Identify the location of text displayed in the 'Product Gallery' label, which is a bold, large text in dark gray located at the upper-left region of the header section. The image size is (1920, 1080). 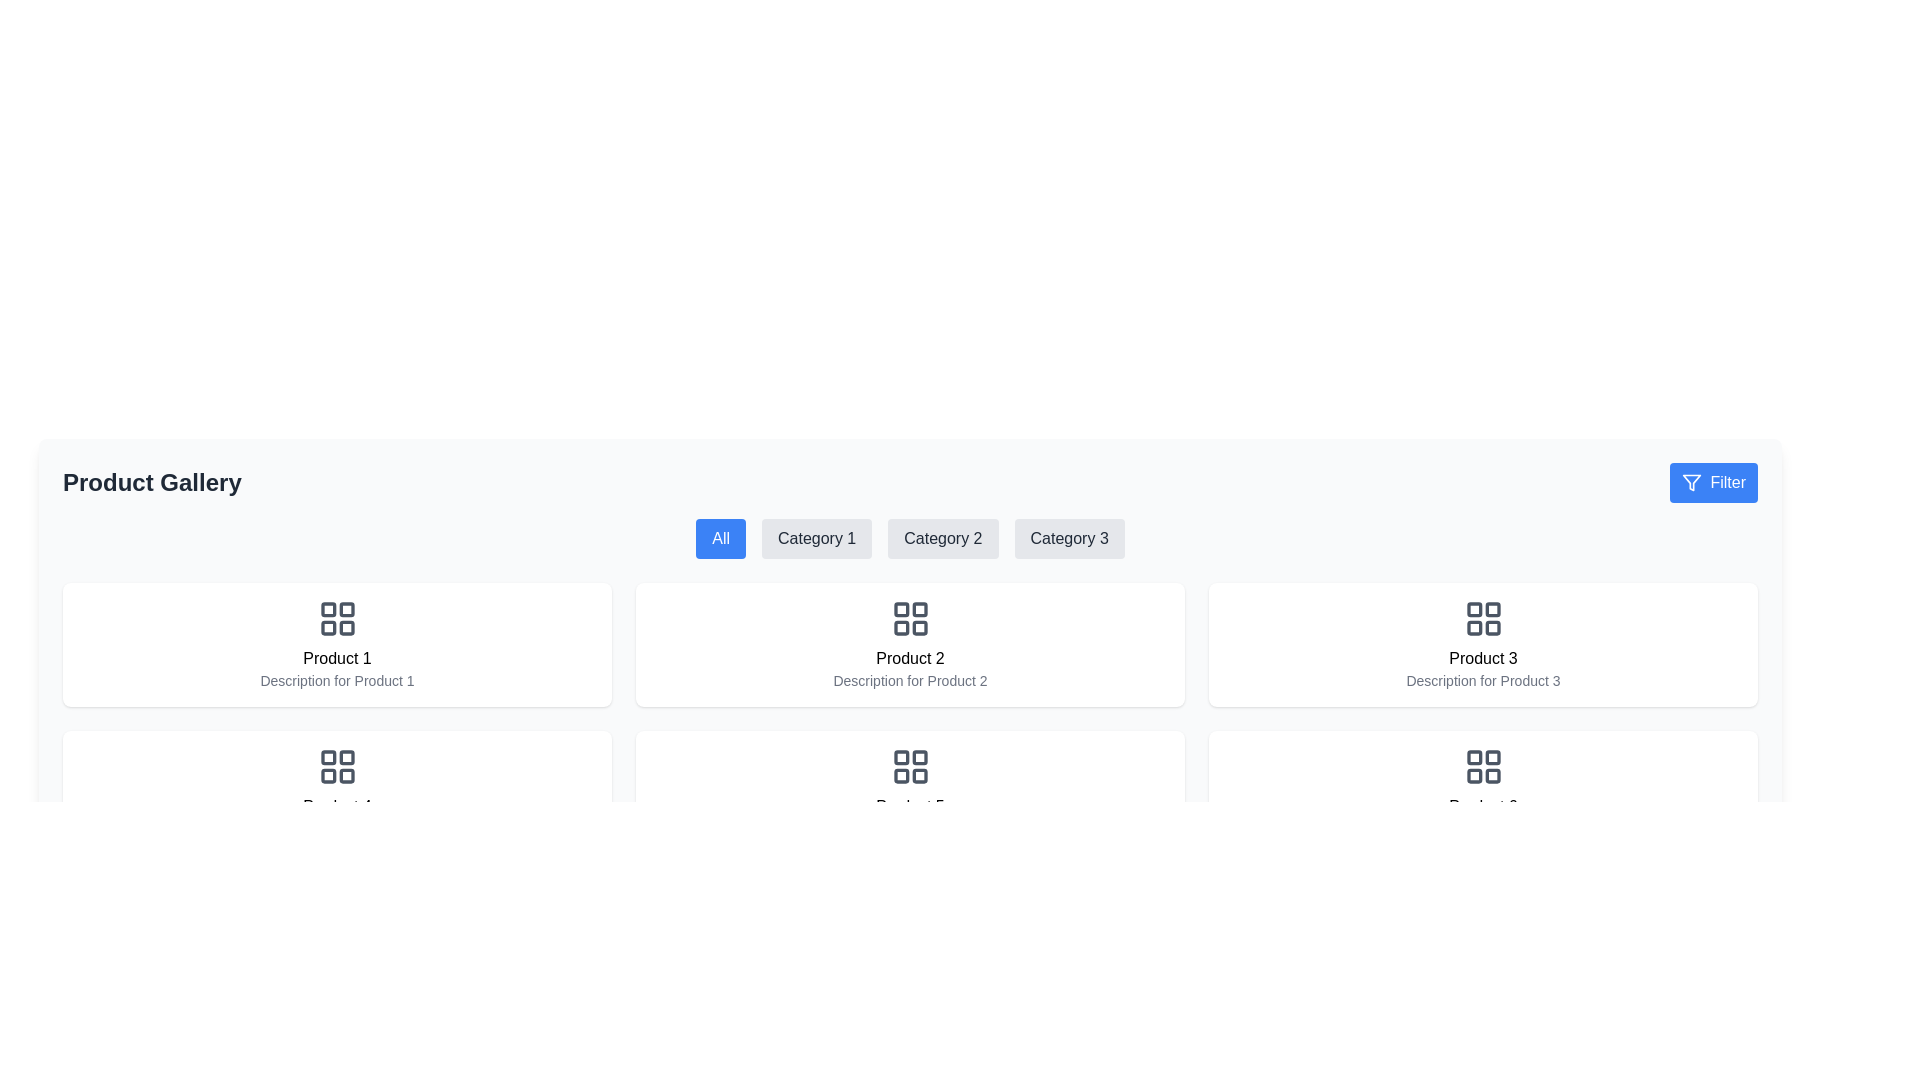
(151, 482).